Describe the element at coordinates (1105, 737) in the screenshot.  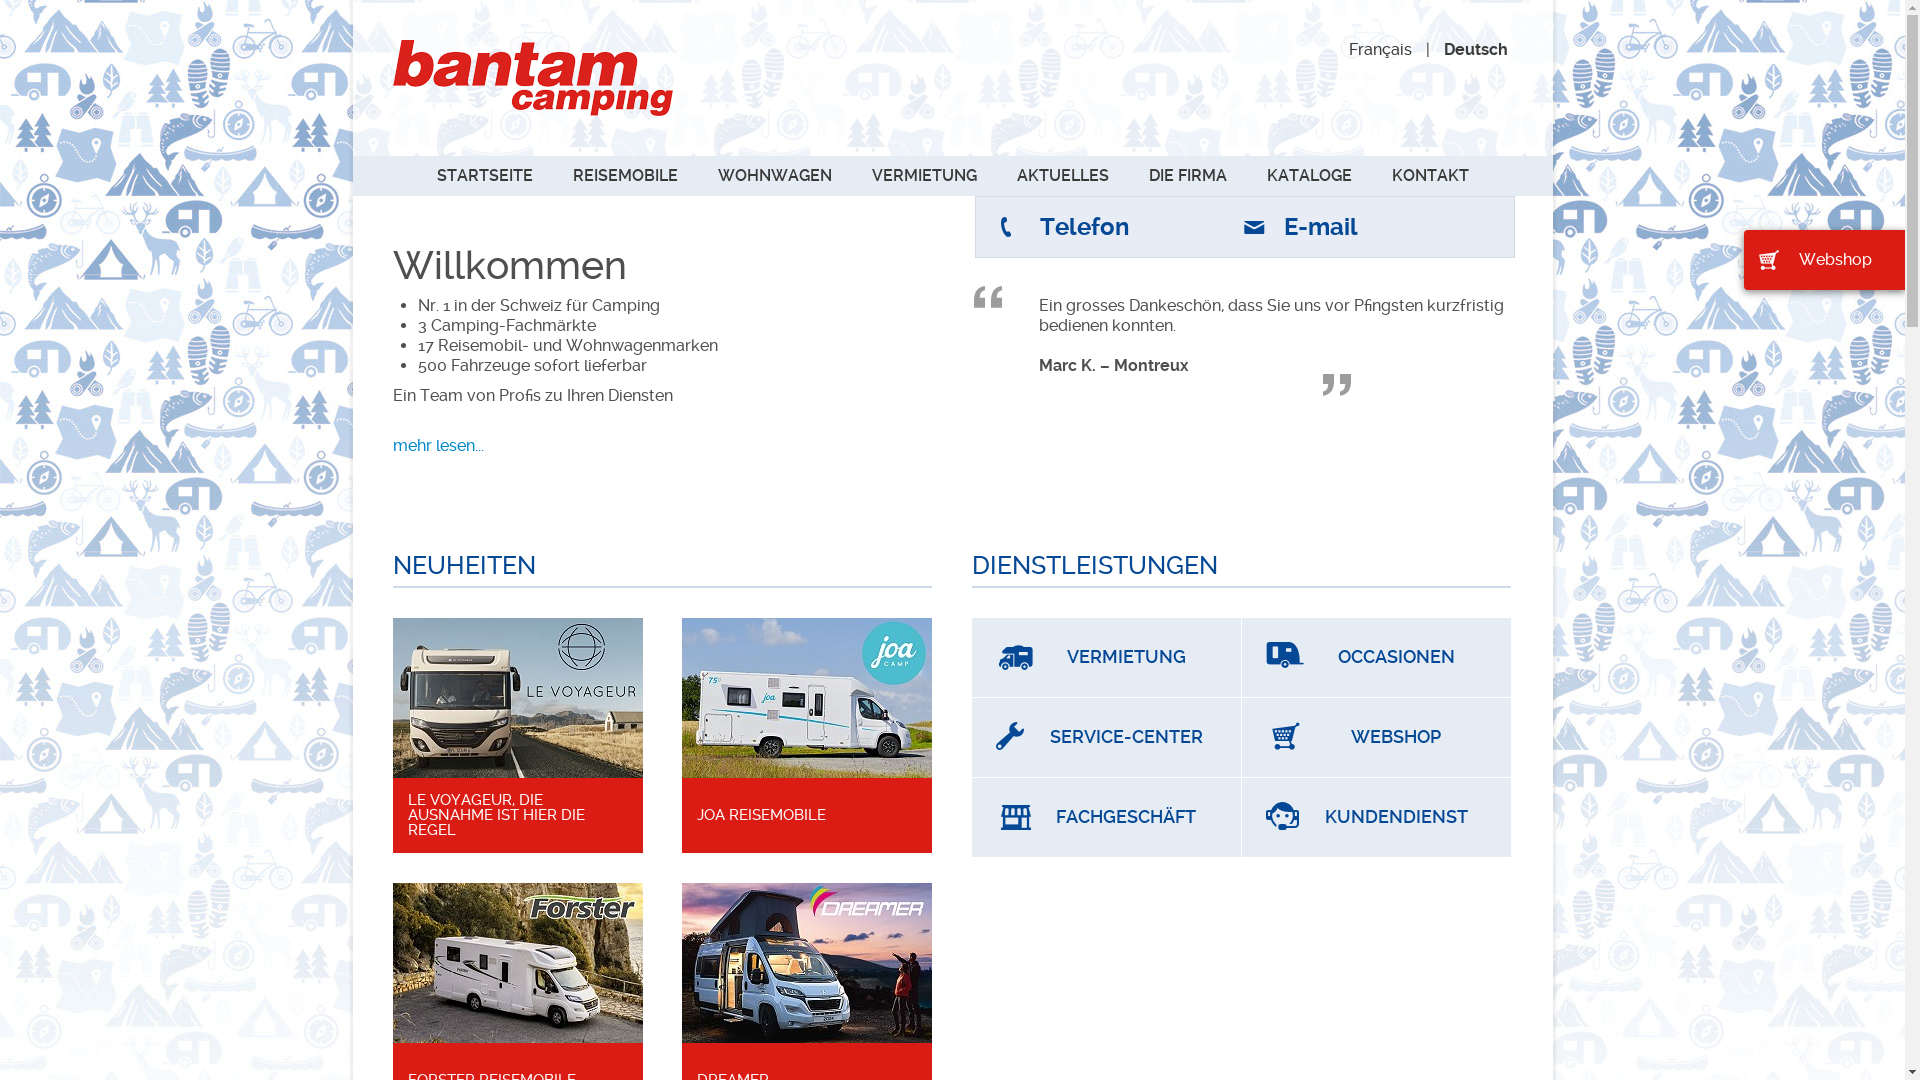
I see `'SERVICE-CENTER'` at that location.